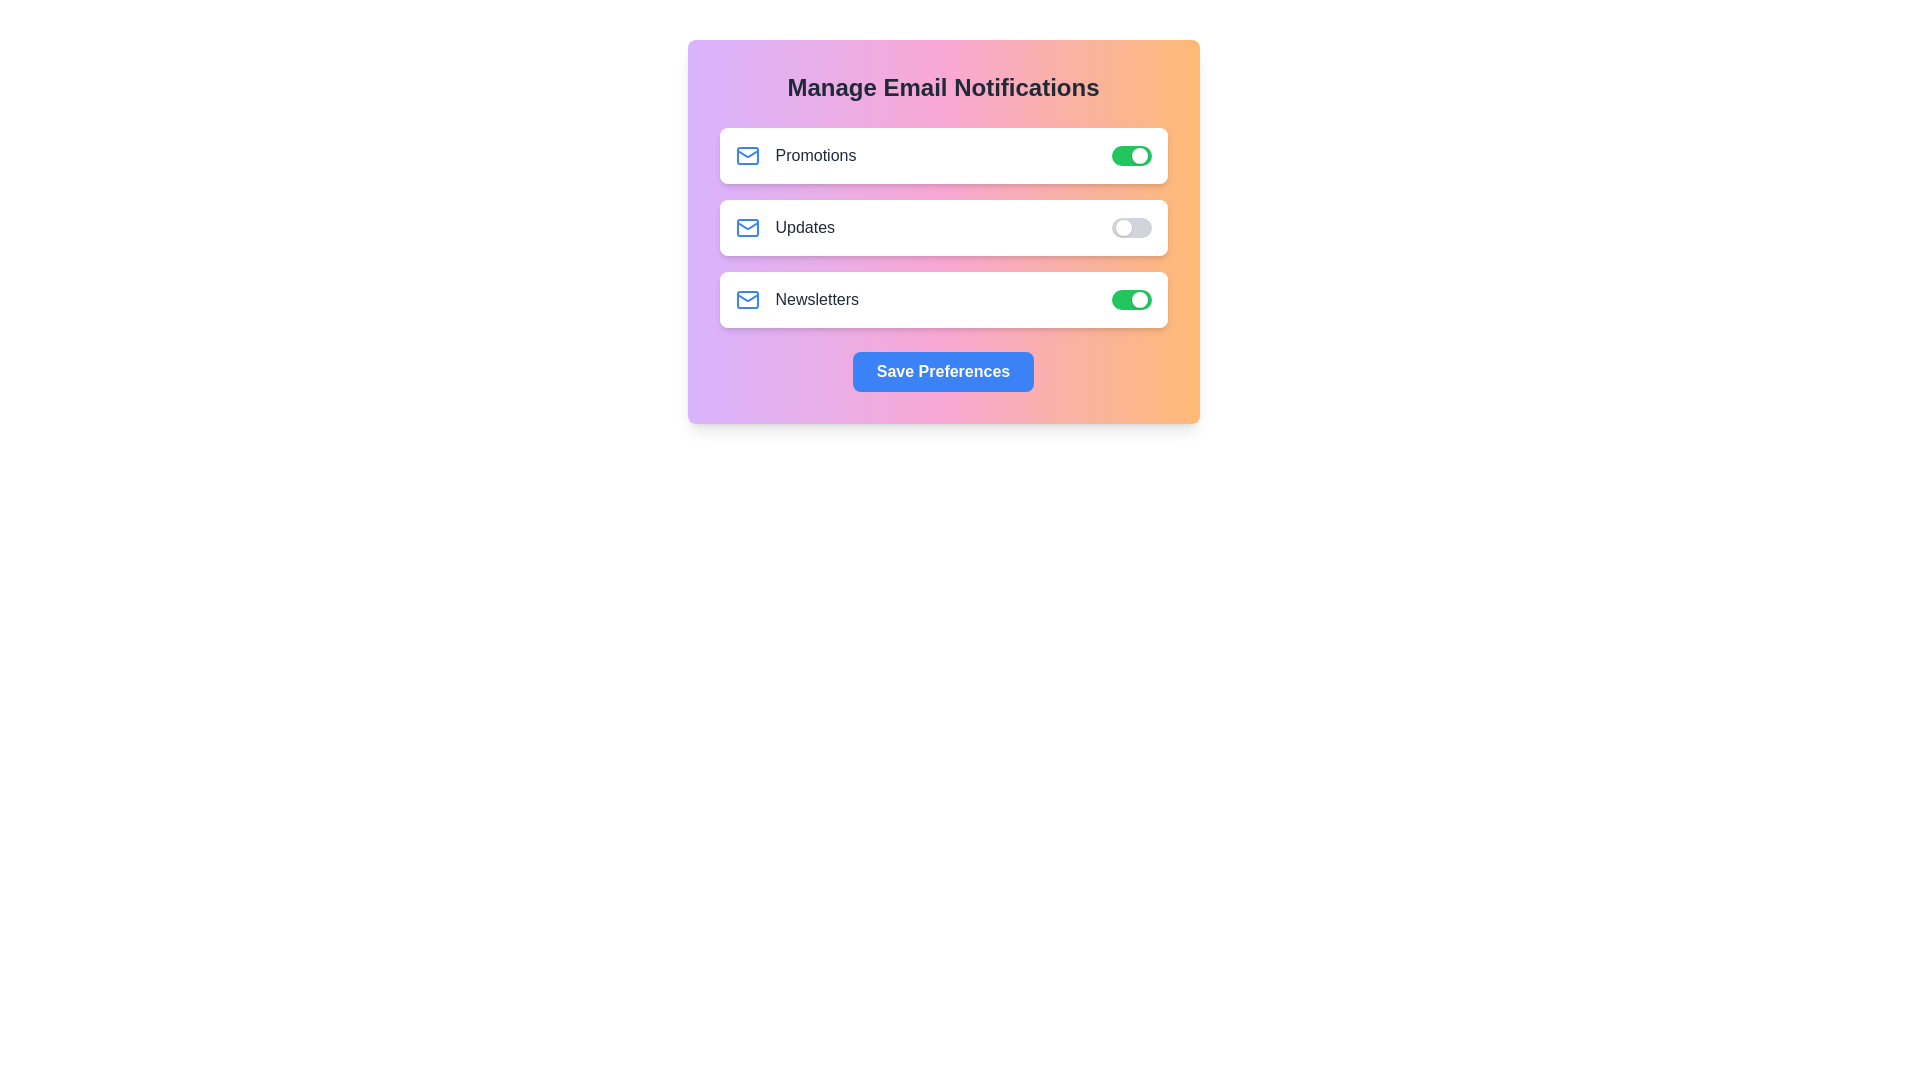  What do you see at coordinates (942, 371) in the screenshot?
I see `the 'Save Preferences' button` at bounding box center [942, 371].